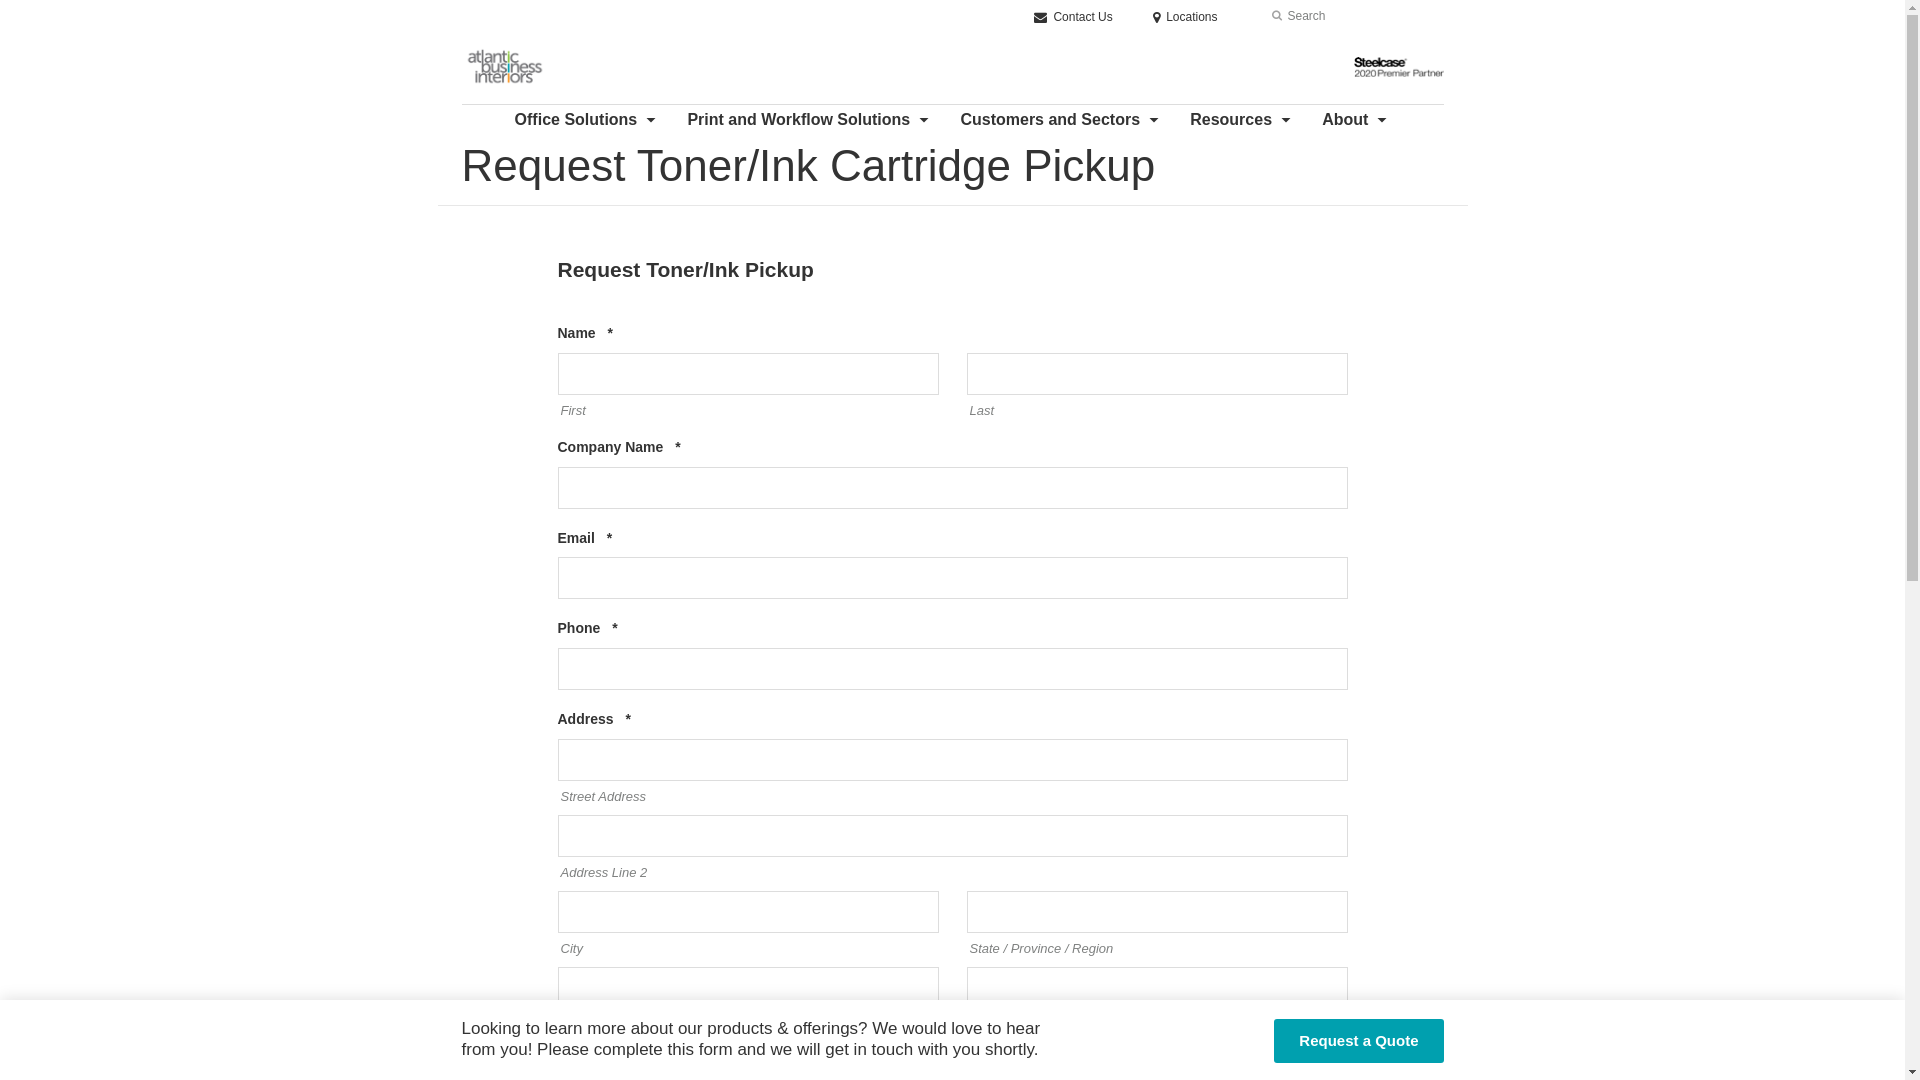 The width and height of the screenshot is (1920, 1080). Describe the element at coordinates (1356, 119) in the screenshot. I see `'About'` at that location.